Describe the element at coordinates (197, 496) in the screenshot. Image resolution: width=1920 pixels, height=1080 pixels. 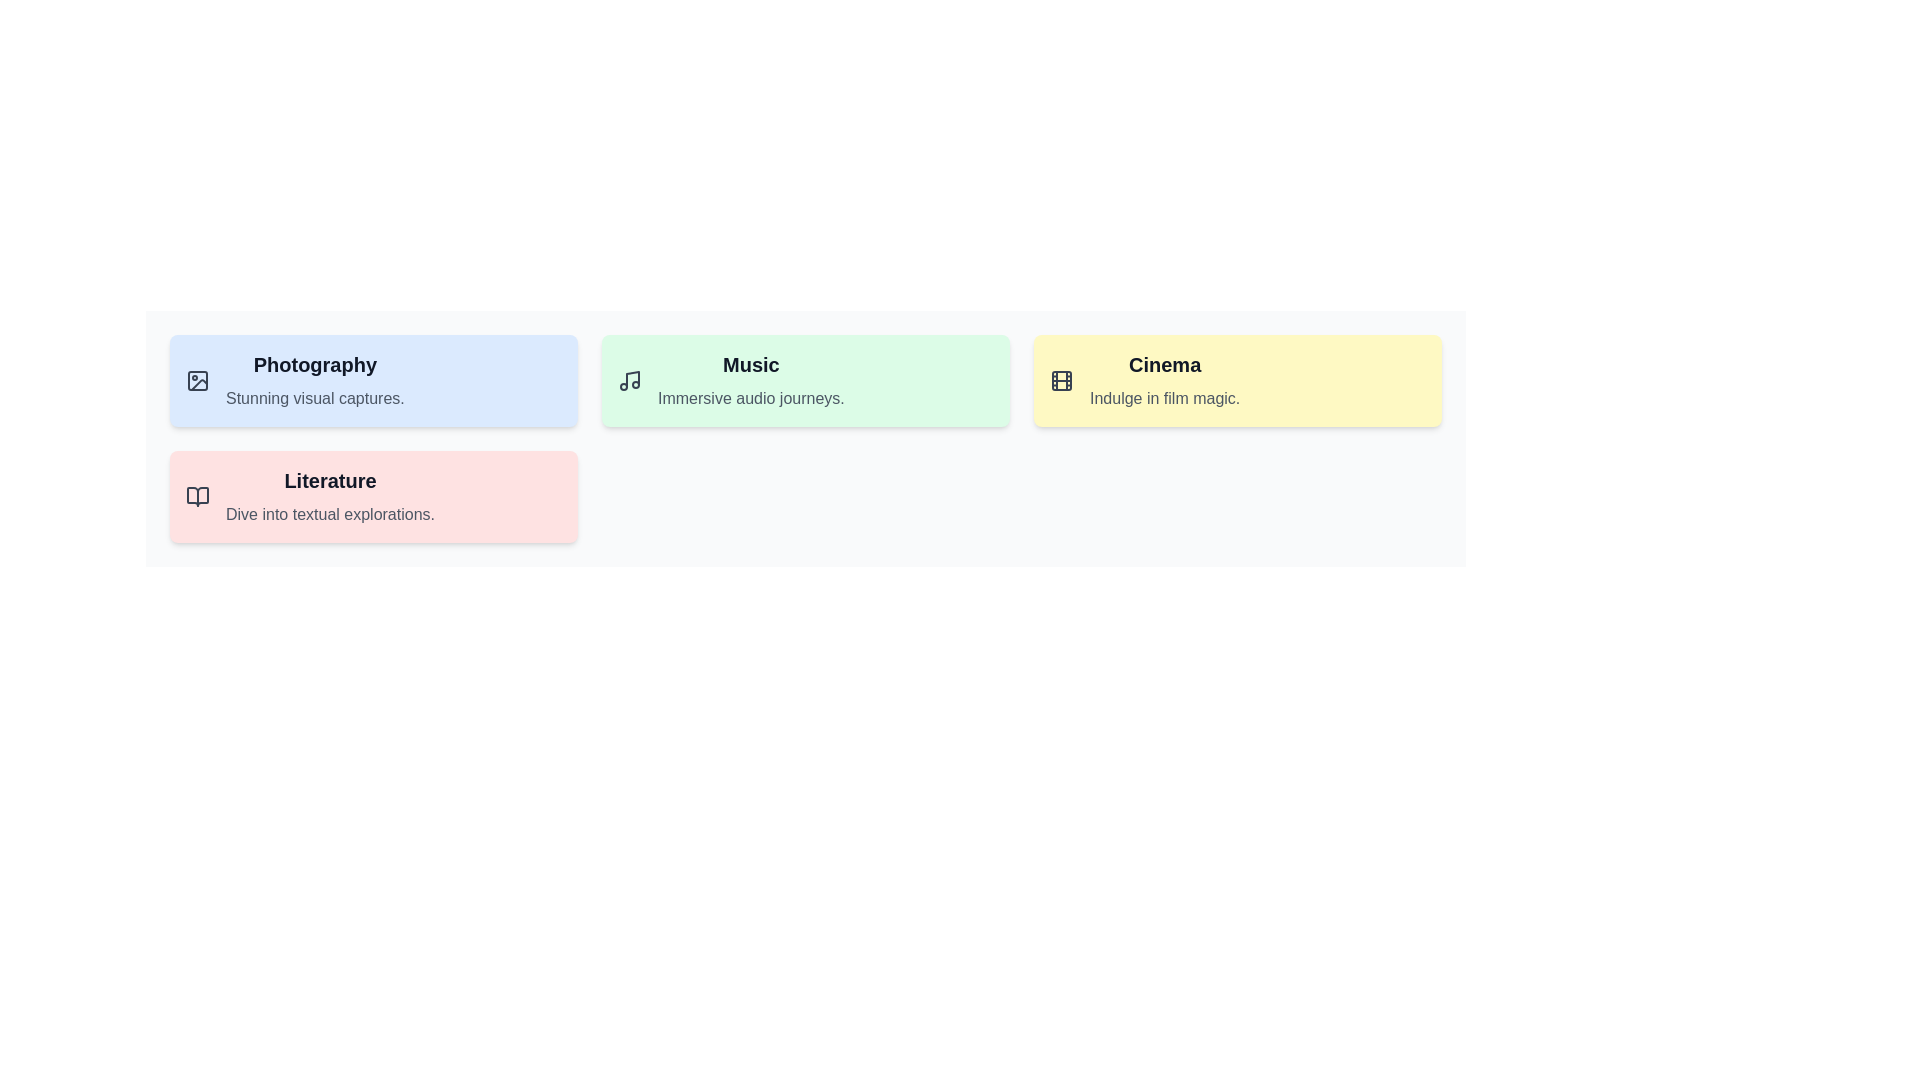
I see `the open book icon located in the top-left corner of the red-themed 'Literature' card` at that location.